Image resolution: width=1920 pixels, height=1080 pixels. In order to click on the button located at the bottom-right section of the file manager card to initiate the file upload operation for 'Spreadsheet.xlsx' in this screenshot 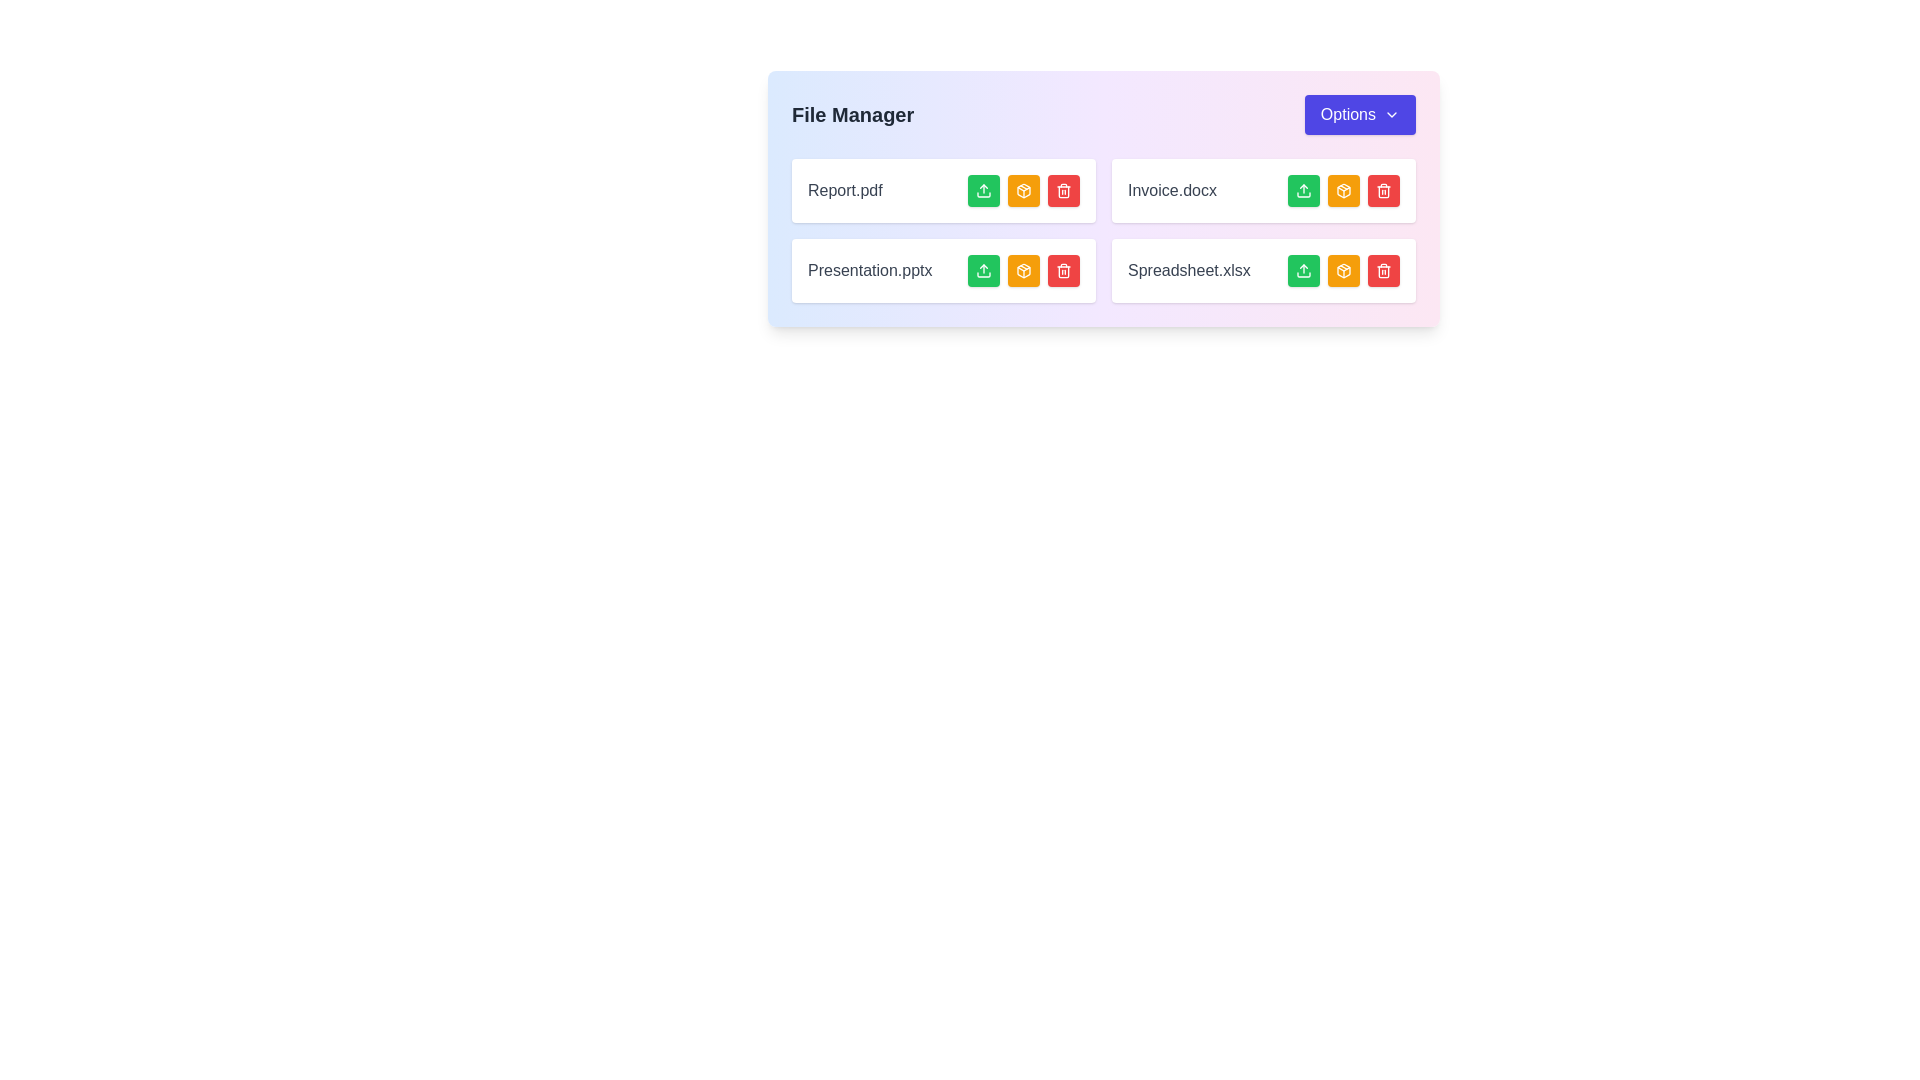, I will do `click(1304, 270)`.